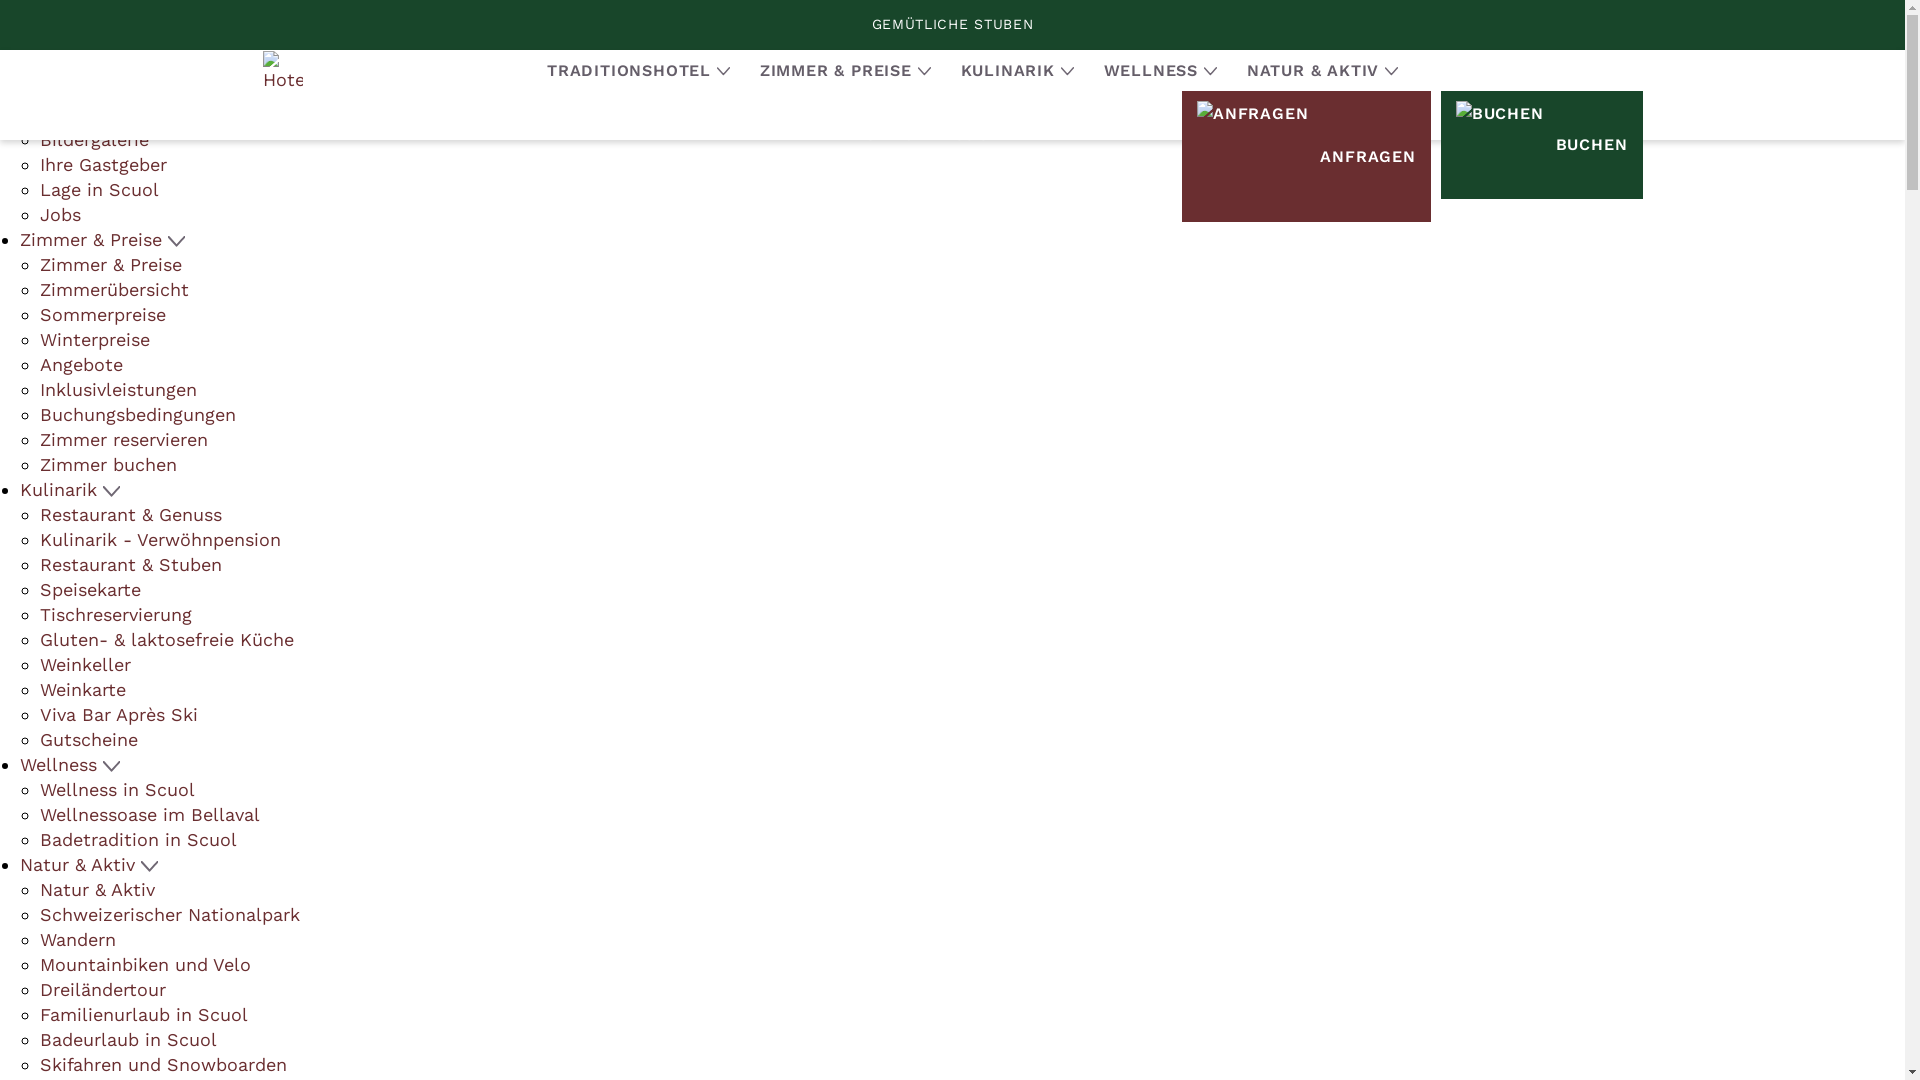 The image size is (1920, 1080). What do you see at coordinates (39, 438) in the screenshot?
I see `'Zimmer reservieren'` at bounding box center [39, 438].